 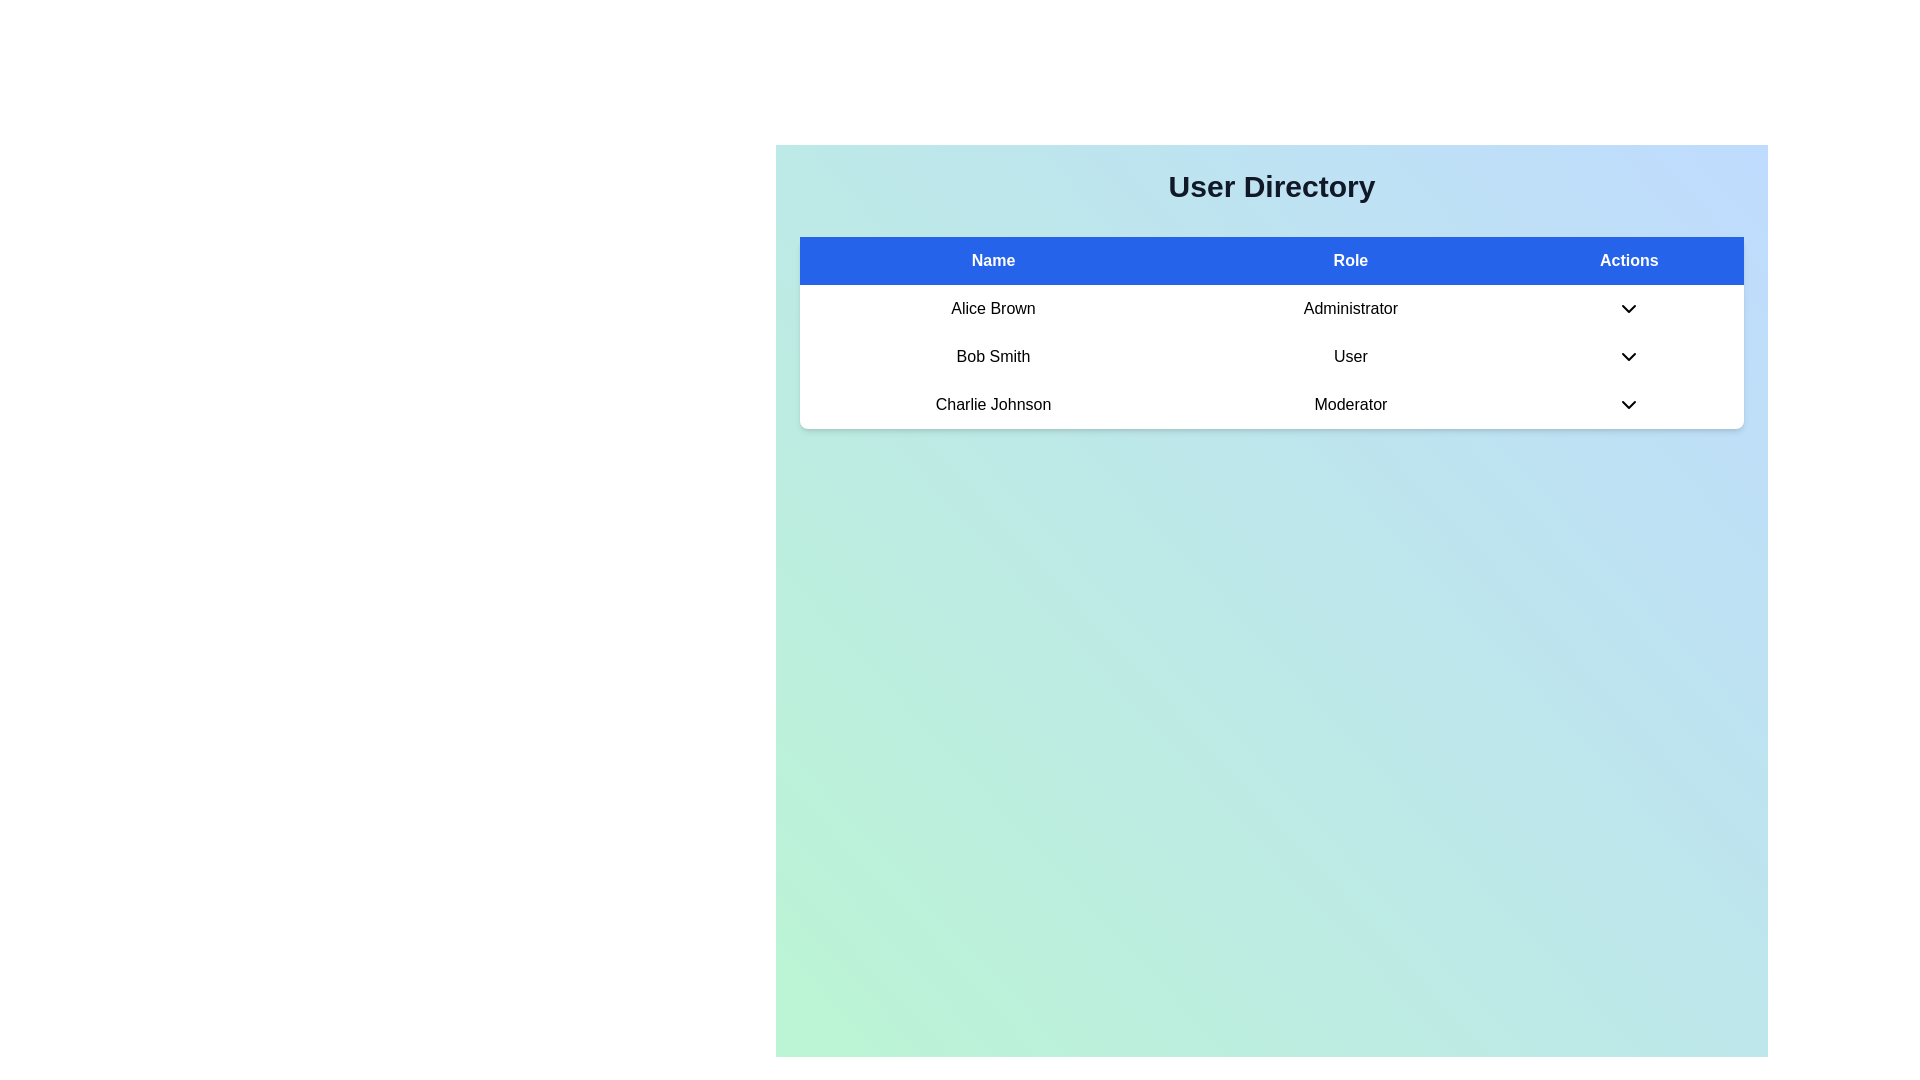 I want to click on the table cell located in the second row under the 'Role' column of the 'User Directory' table, so click(x=1271, y=331).